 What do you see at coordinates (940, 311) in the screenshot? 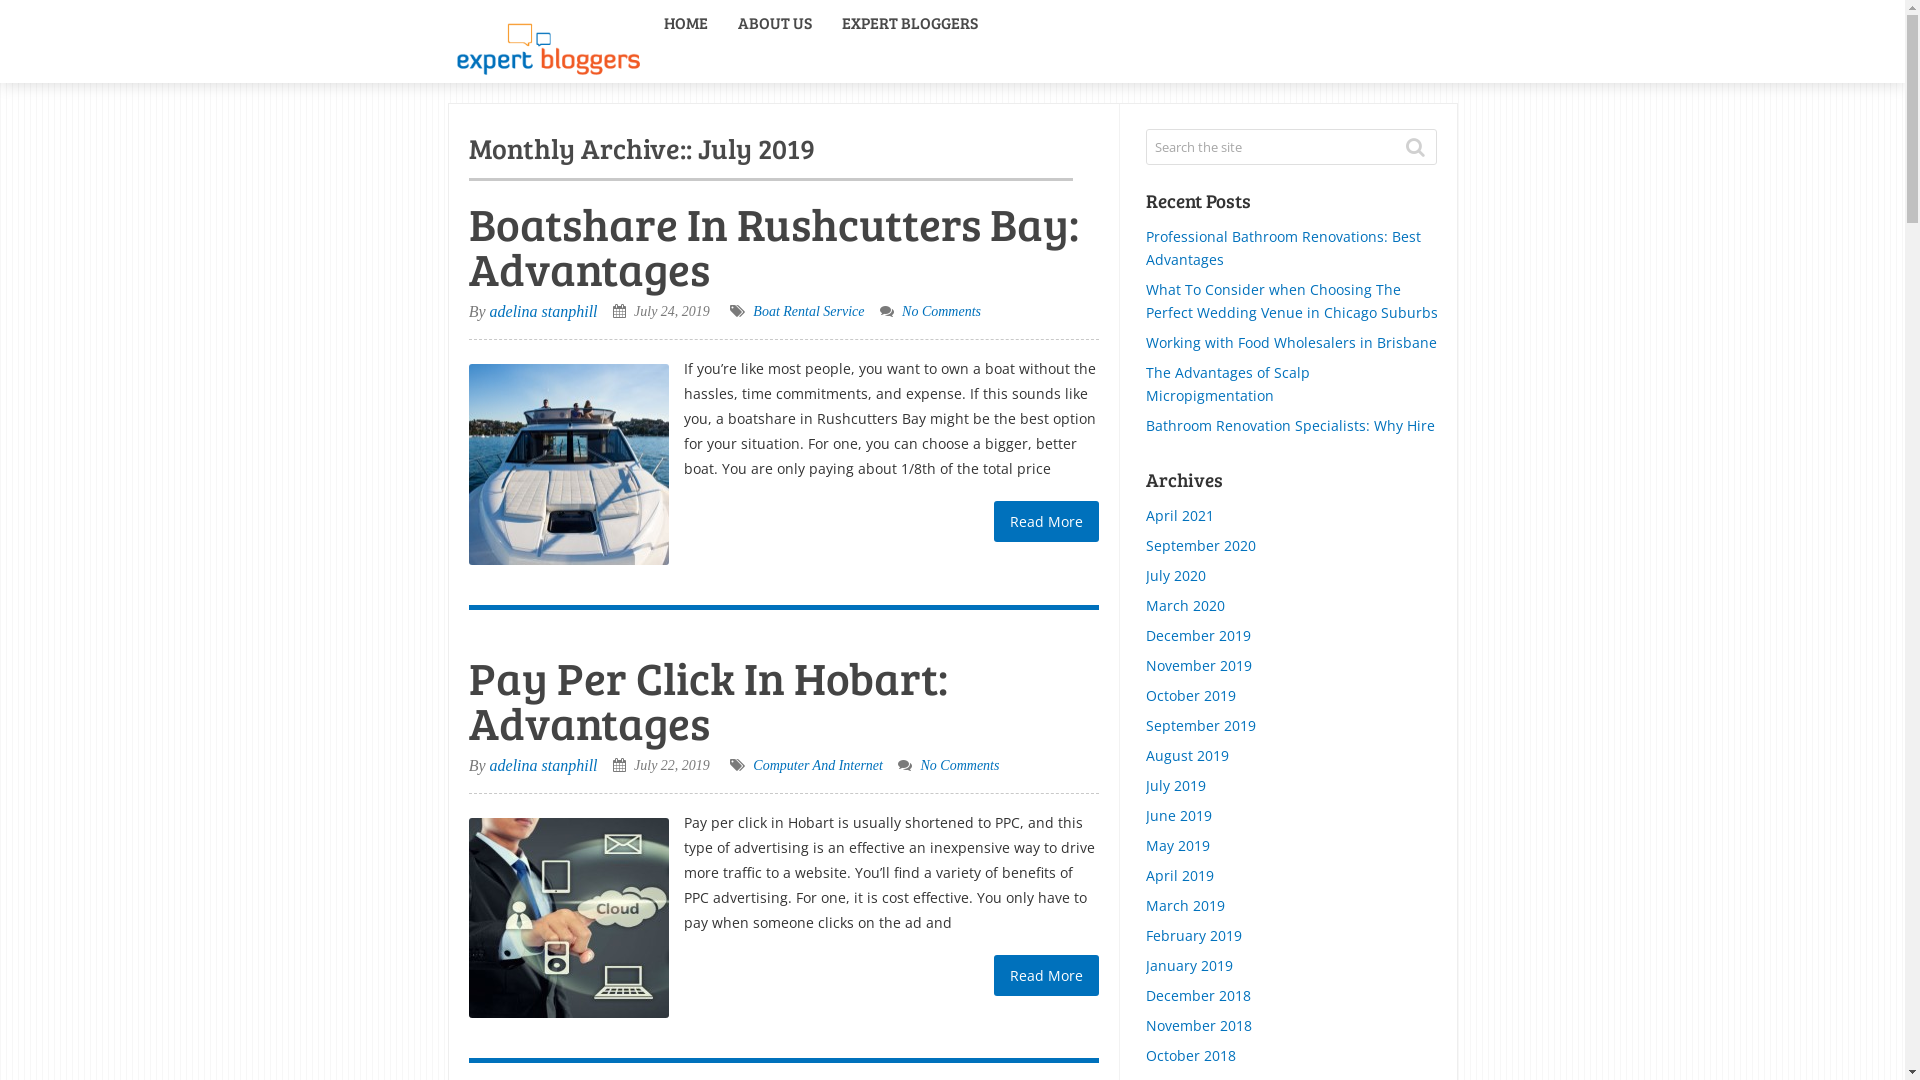
I see `'No Comments'` at bounding box center [940, 311].